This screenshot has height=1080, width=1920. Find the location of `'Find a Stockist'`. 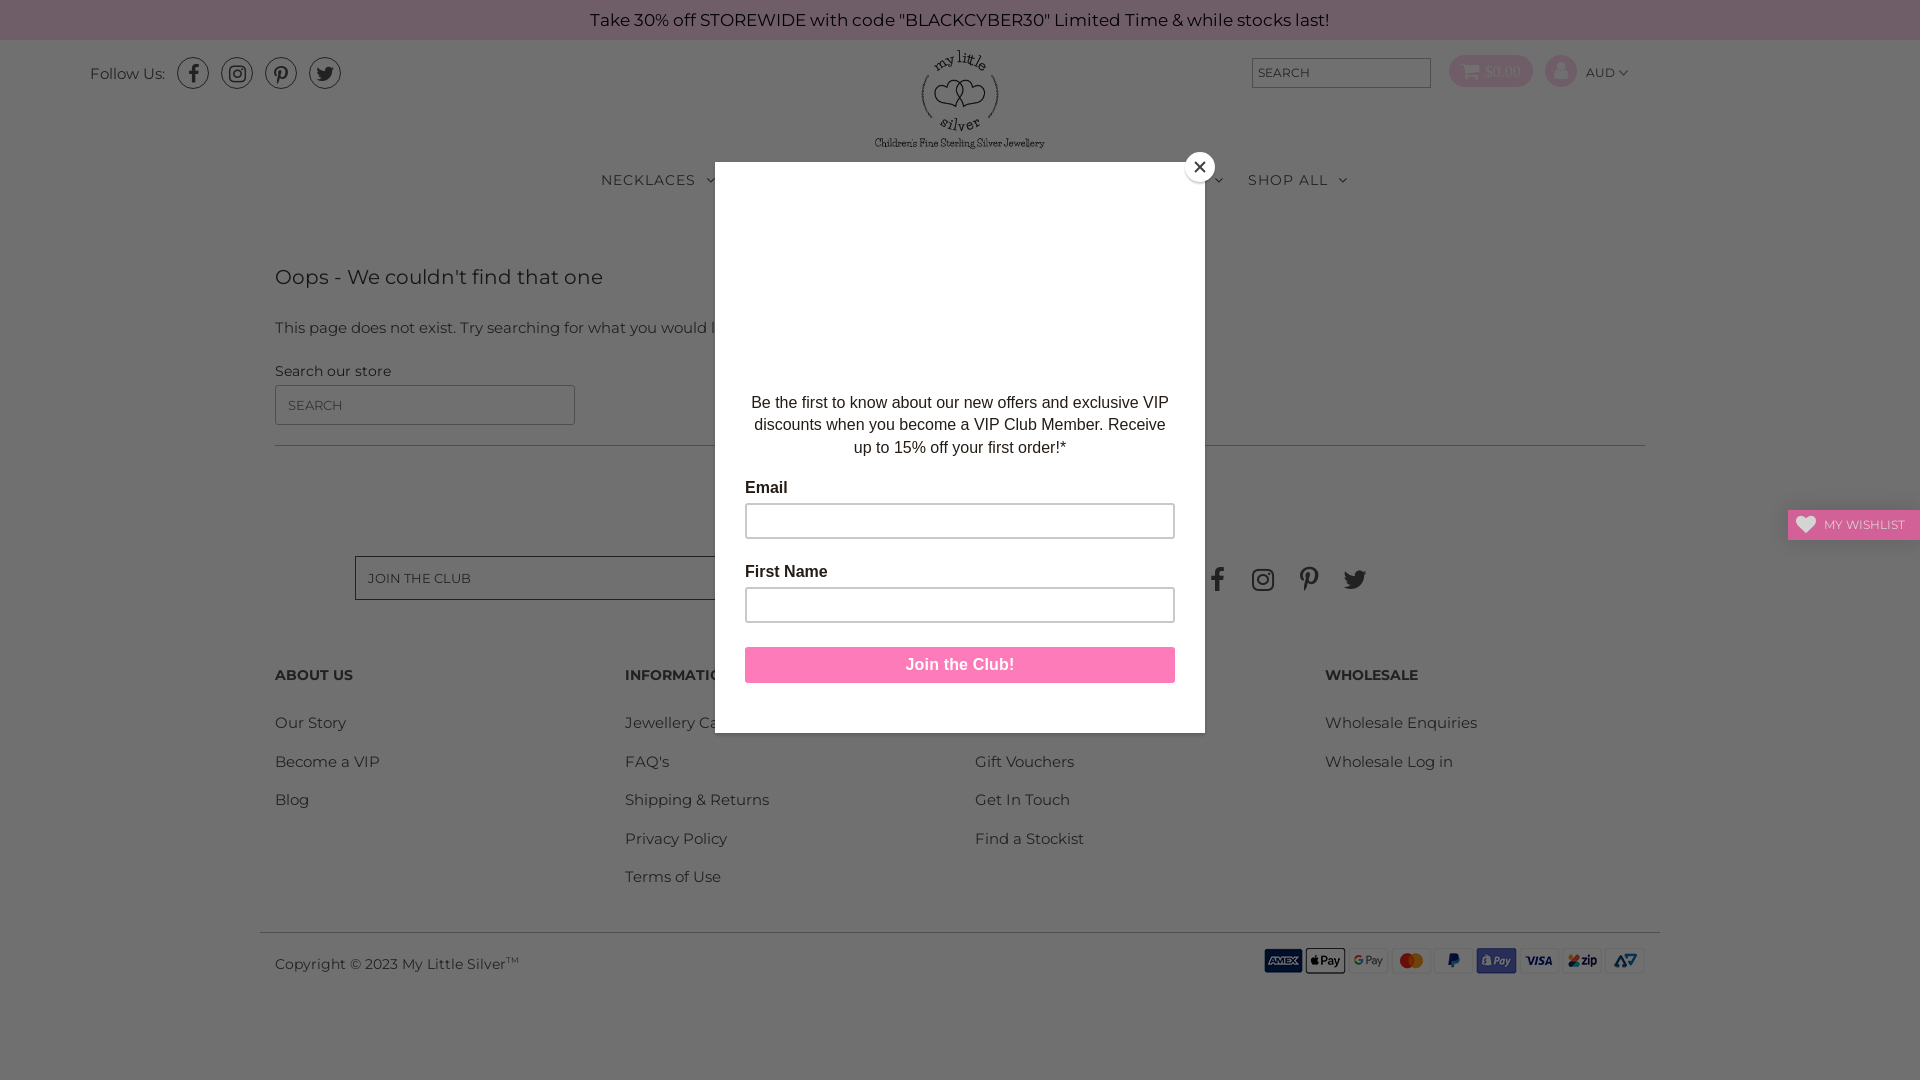

'Find a Stockist' is located at coordinates (974, 838).